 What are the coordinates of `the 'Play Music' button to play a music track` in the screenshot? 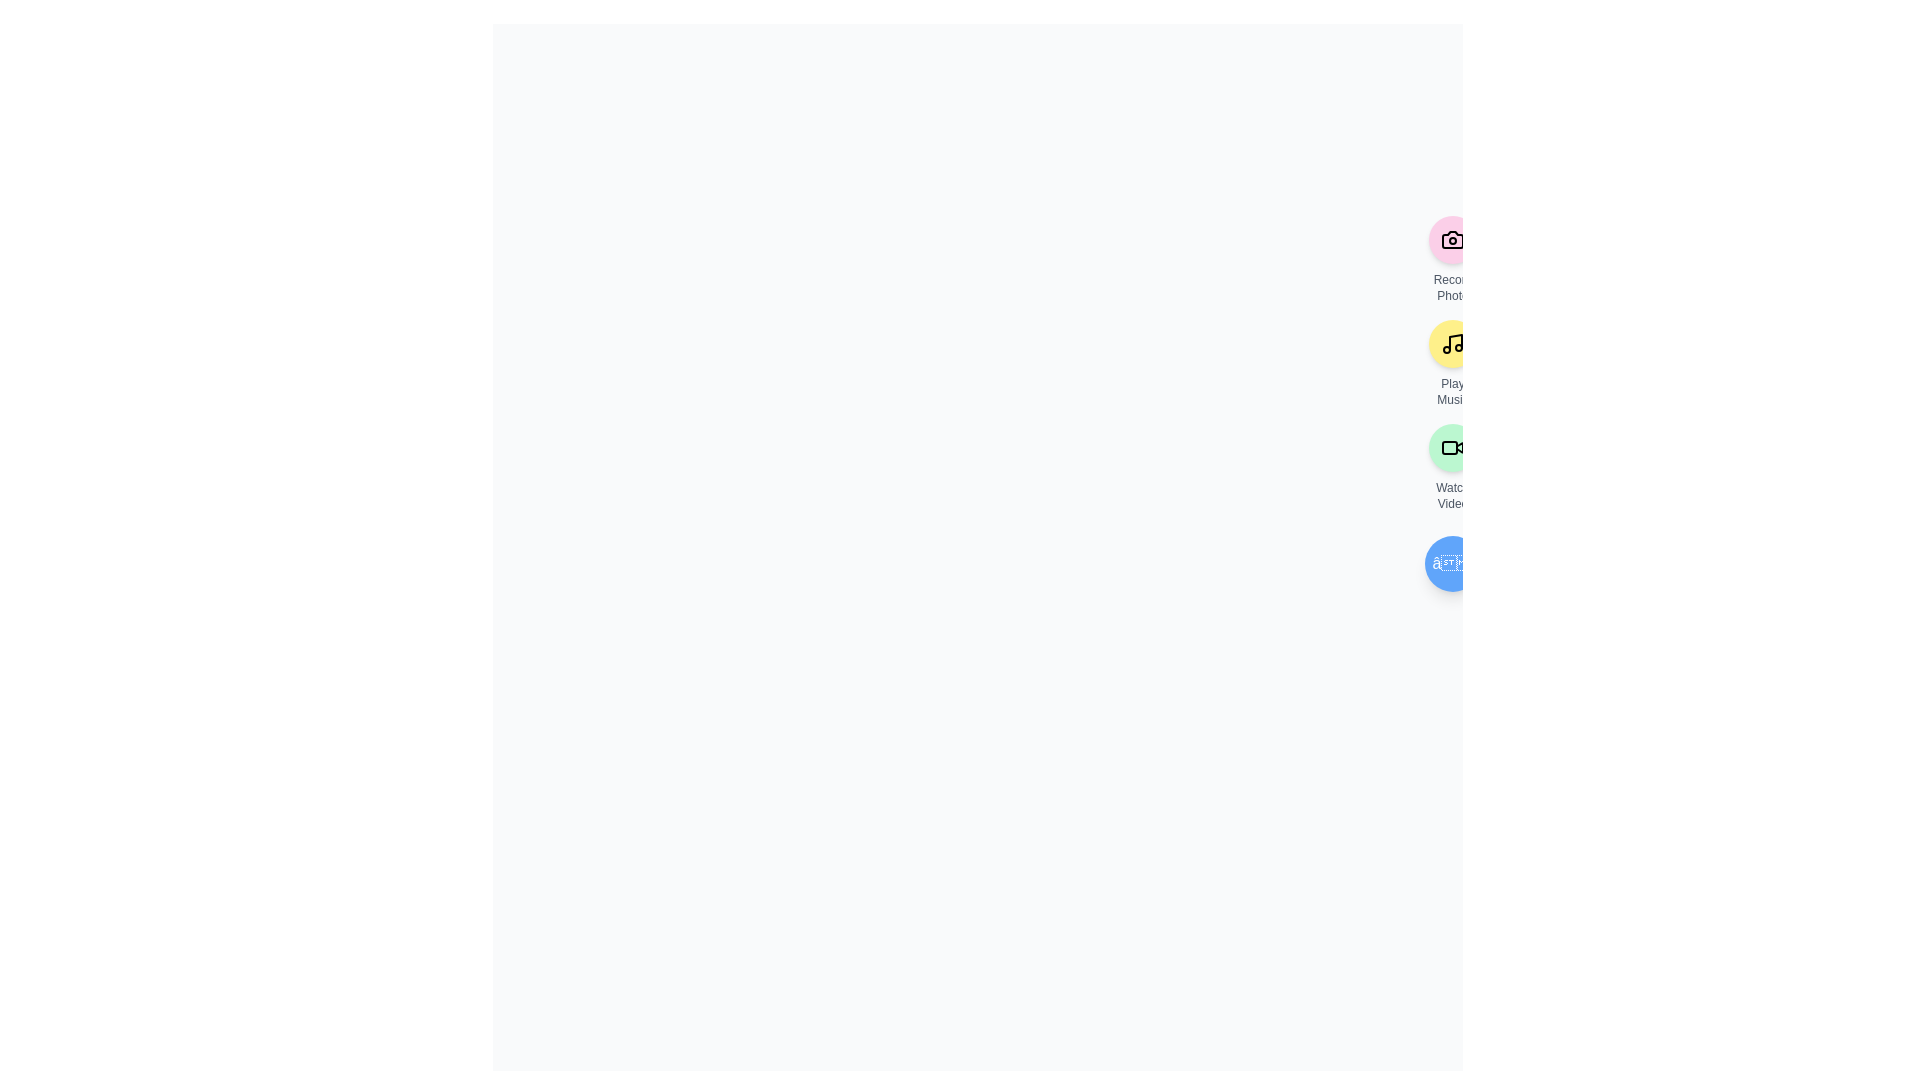 It's located at (1453, 342).